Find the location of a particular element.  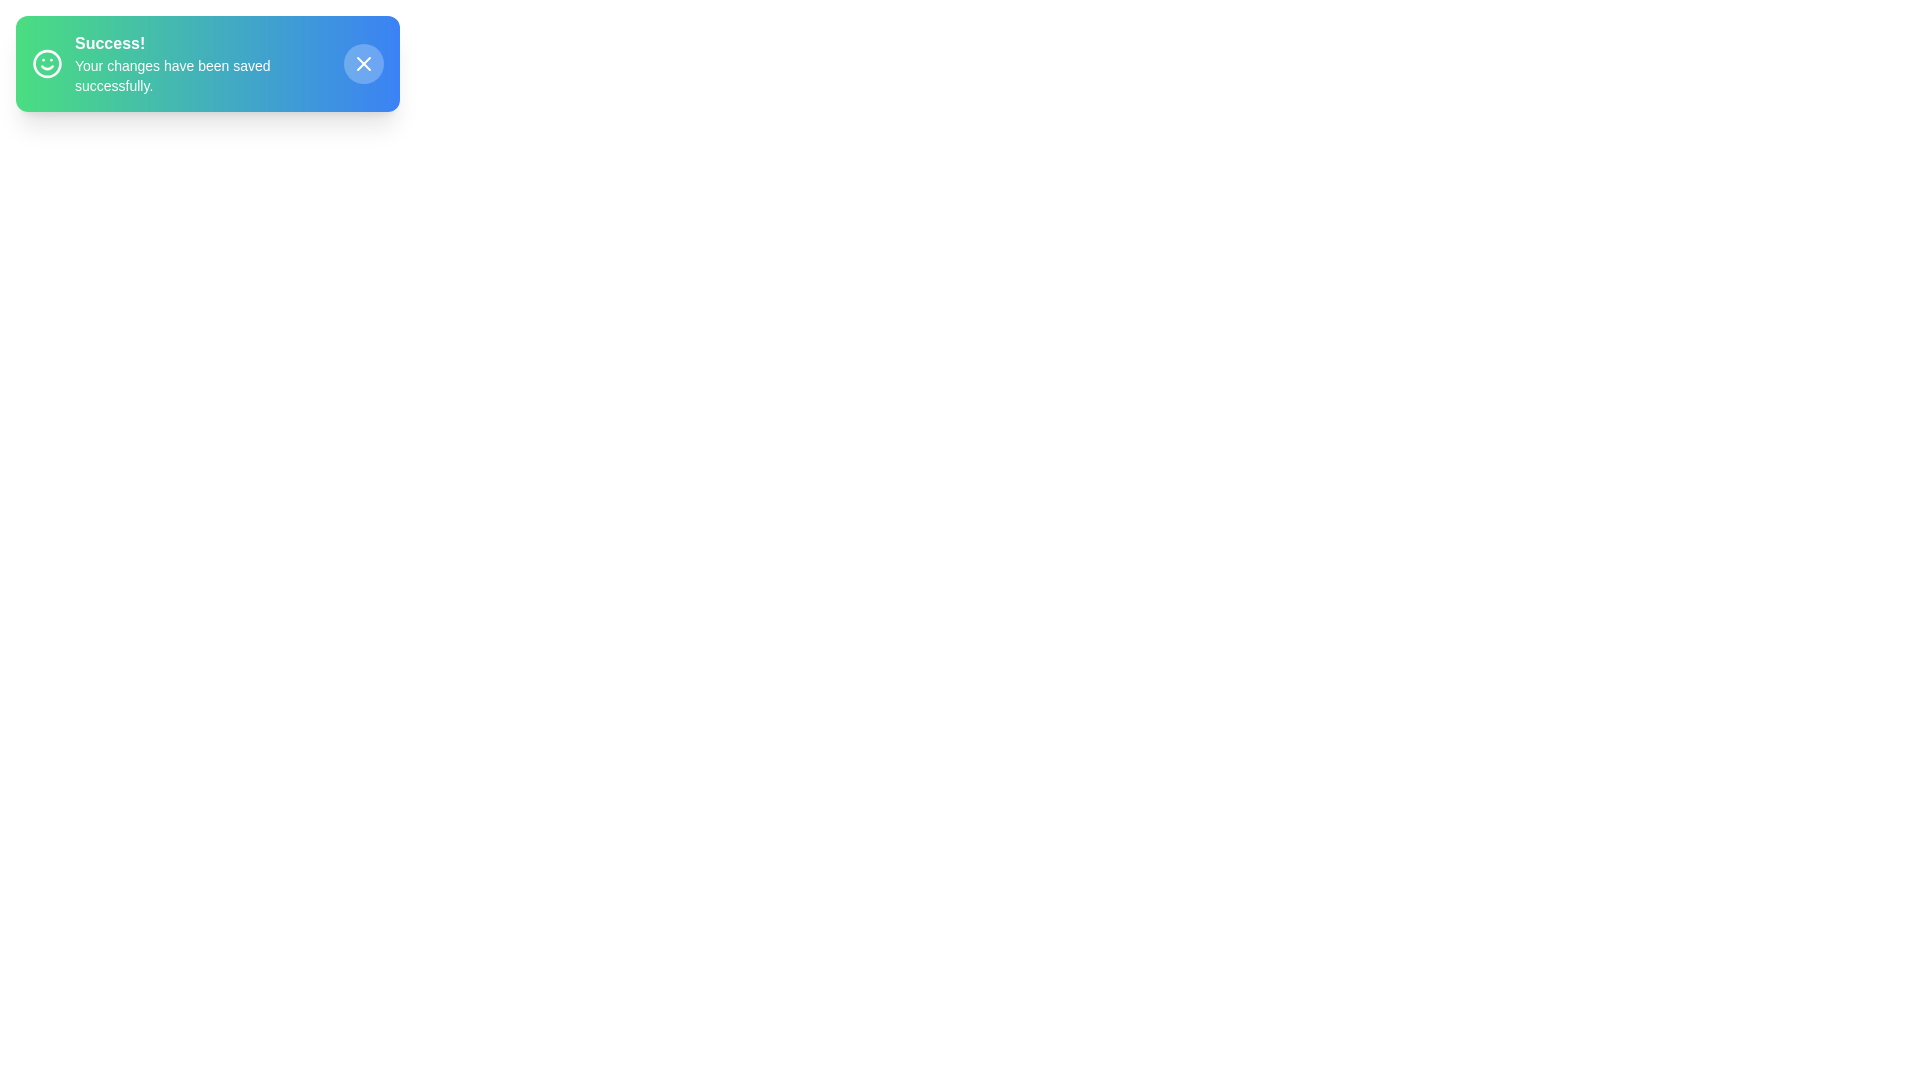

the close button to dismiss the notification is located at coordinates (364, 63).